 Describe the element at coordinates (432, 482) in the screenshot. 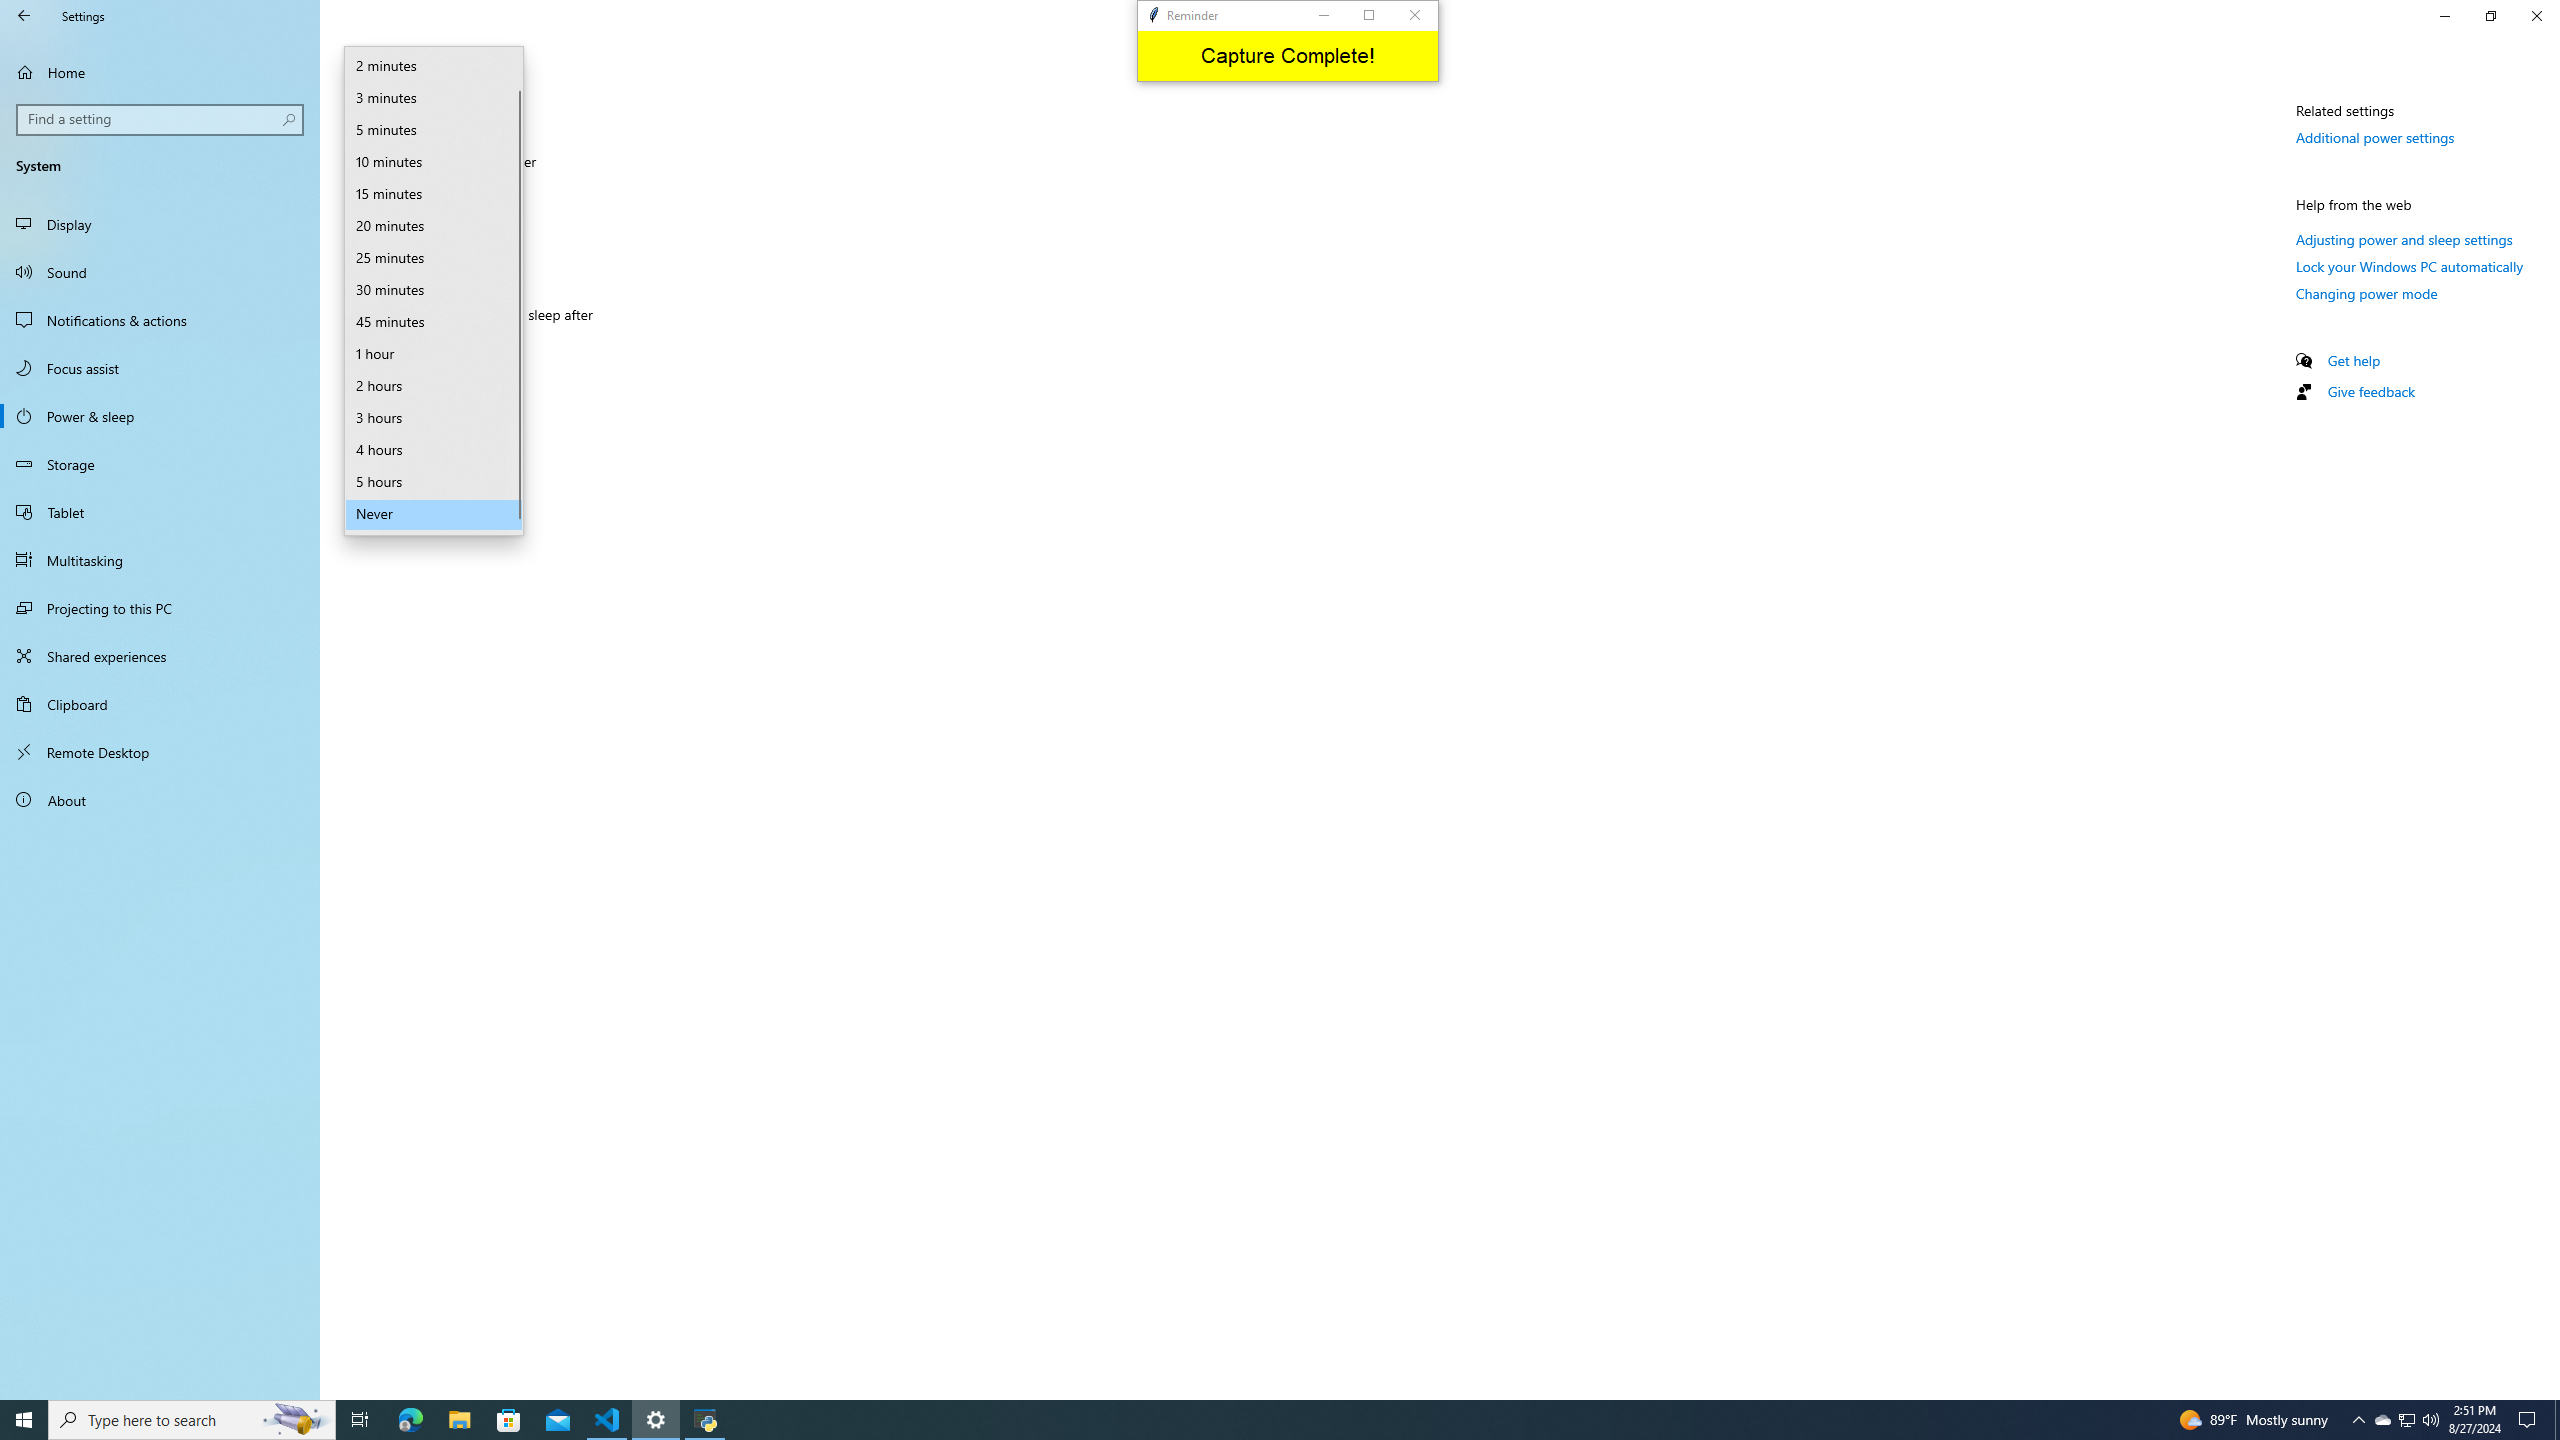

I see `'5 hours'` at that location.